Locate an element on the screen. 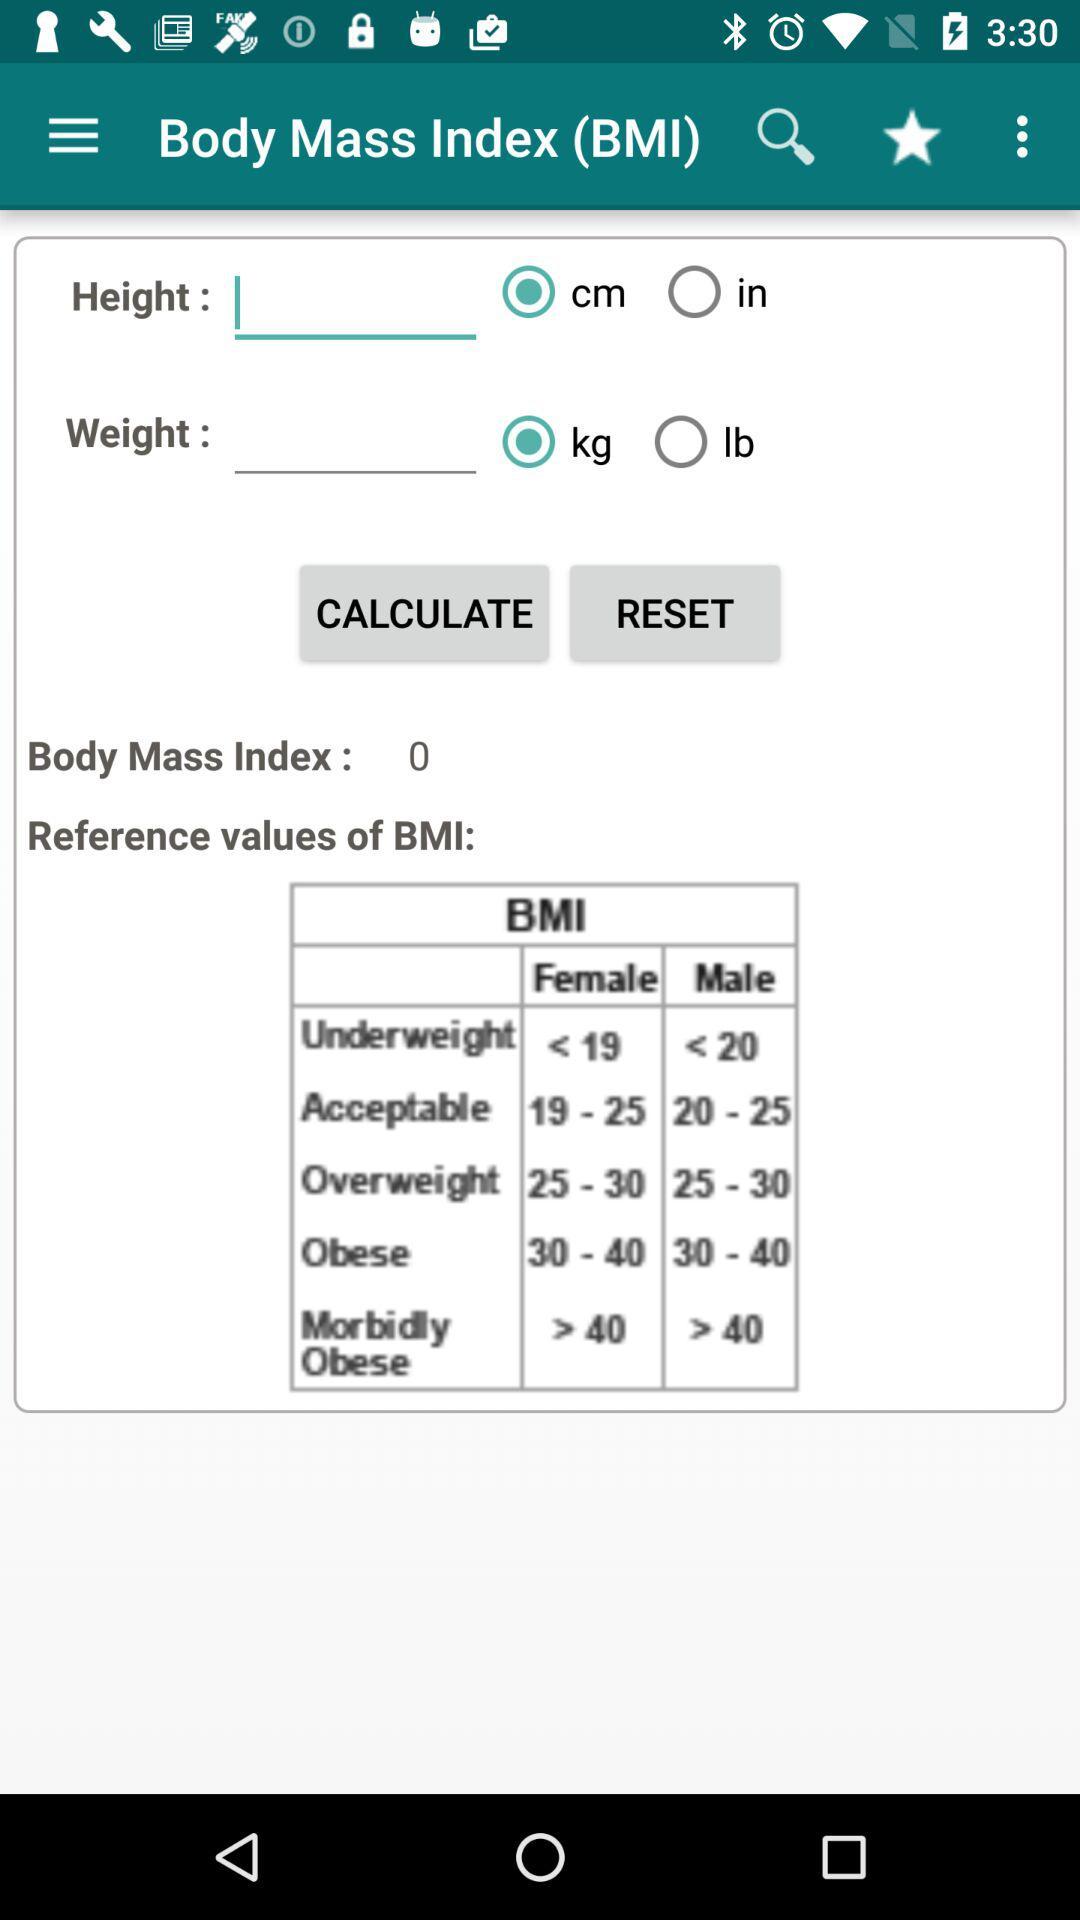 The image size is (1080, 1920). the item next to height : icon is located at coordinates (354, 302).